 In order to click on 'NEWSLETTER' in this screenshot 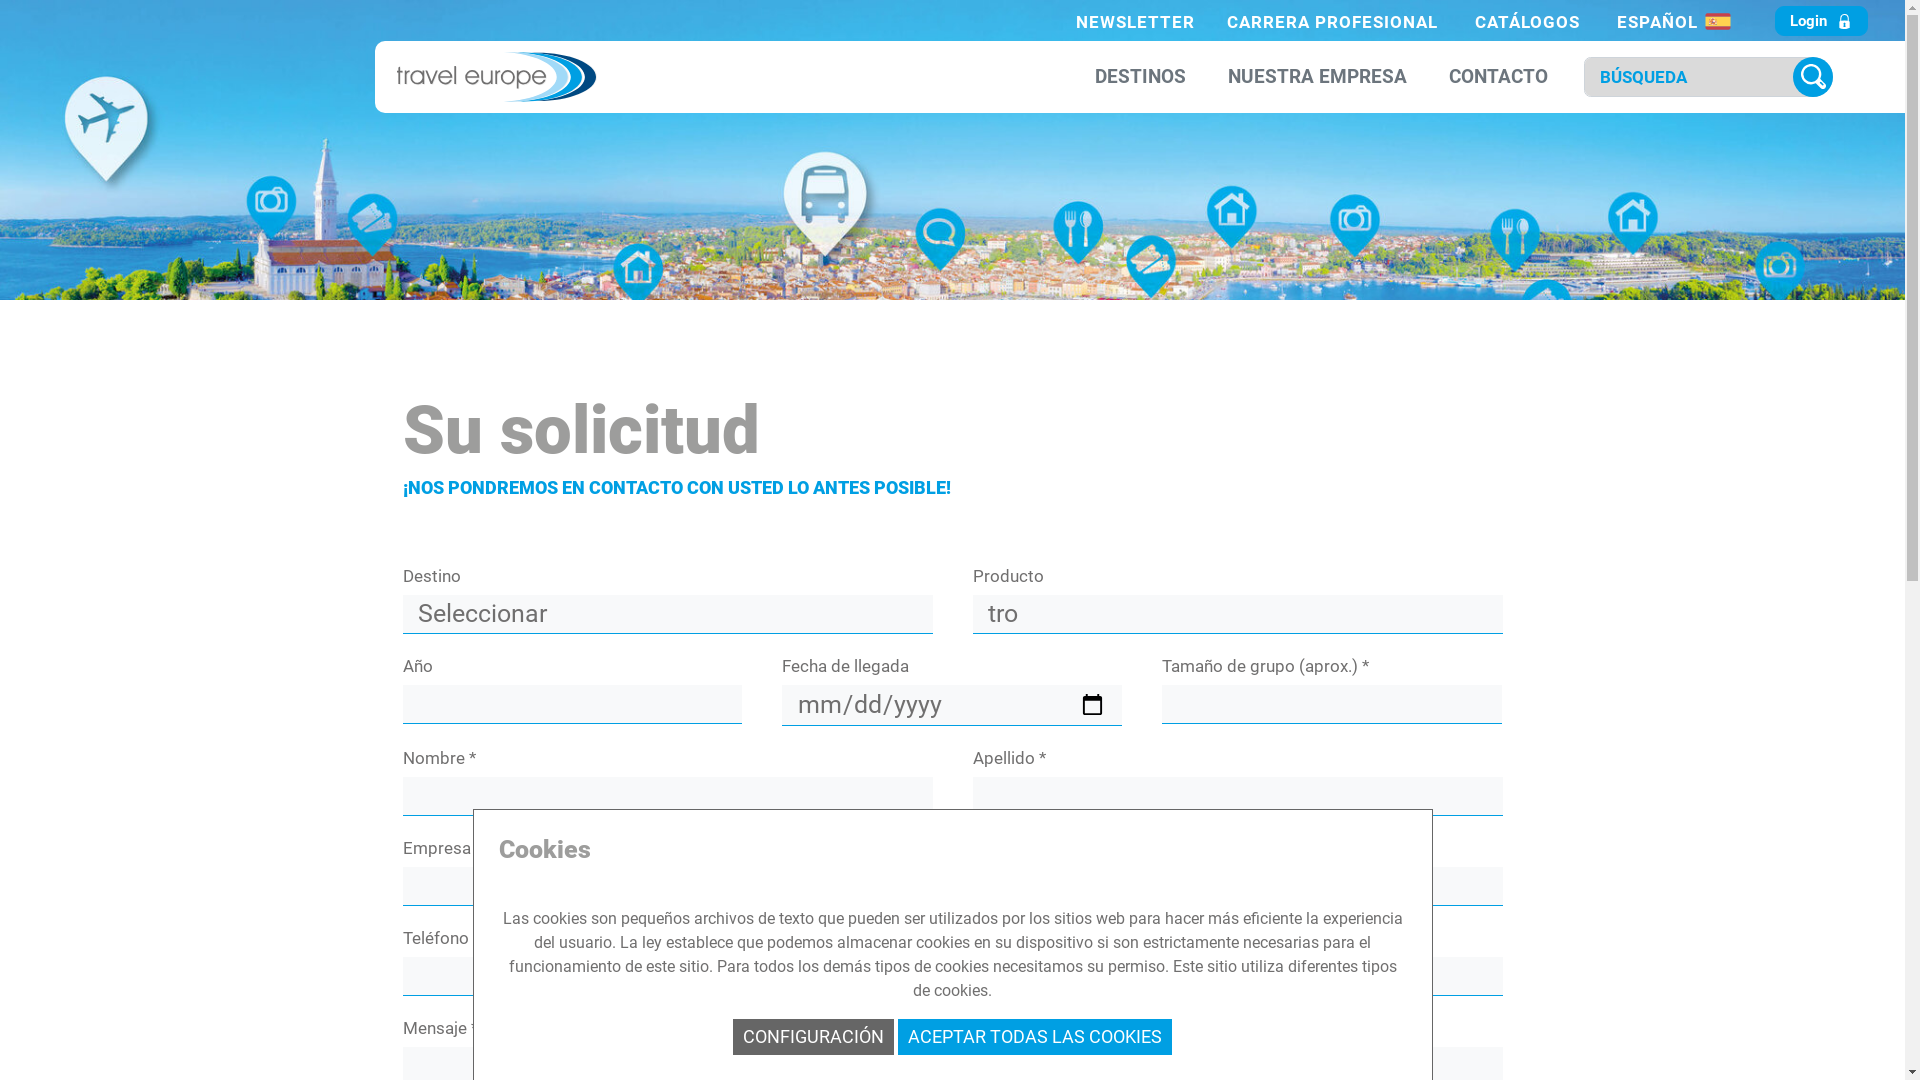, I will do `click(1135, 22)`.